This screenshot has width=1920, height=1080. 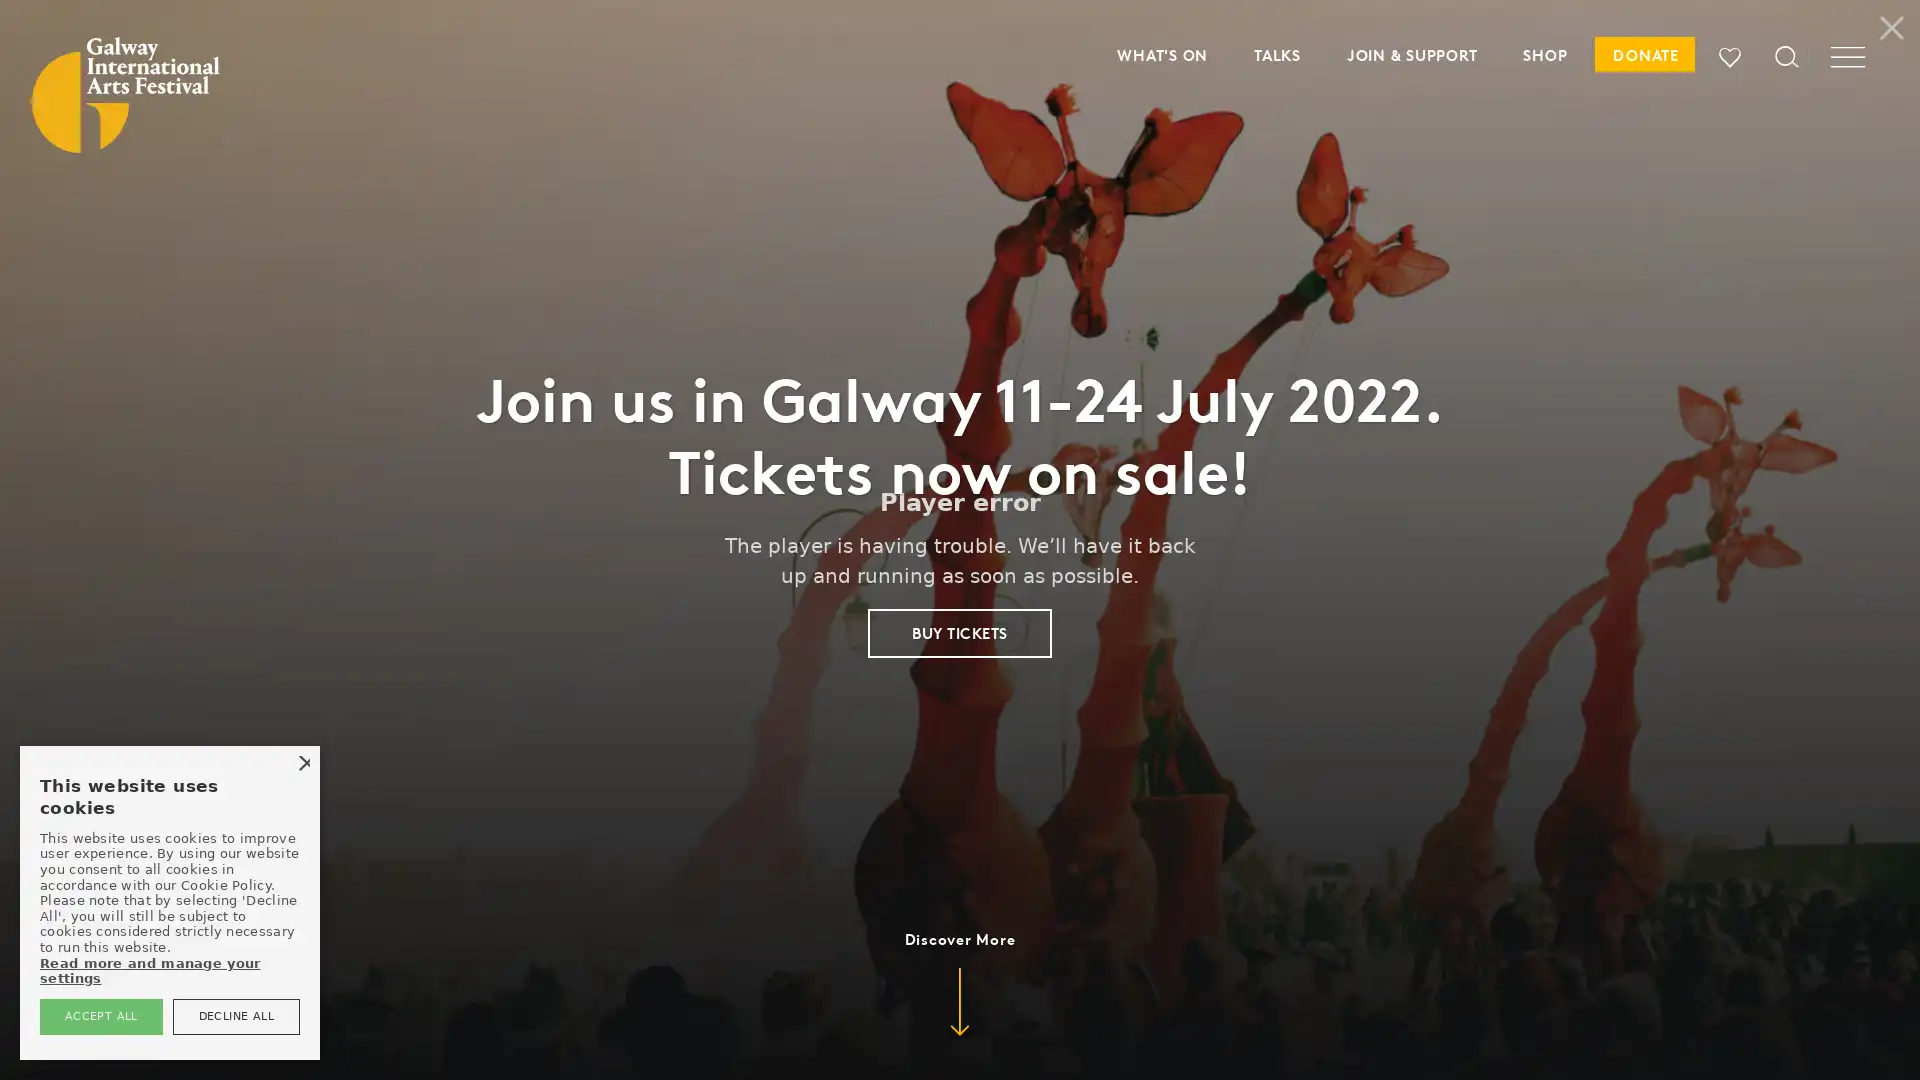 I want to click on ACCEPT ALL, so click(x=99, y=1016).